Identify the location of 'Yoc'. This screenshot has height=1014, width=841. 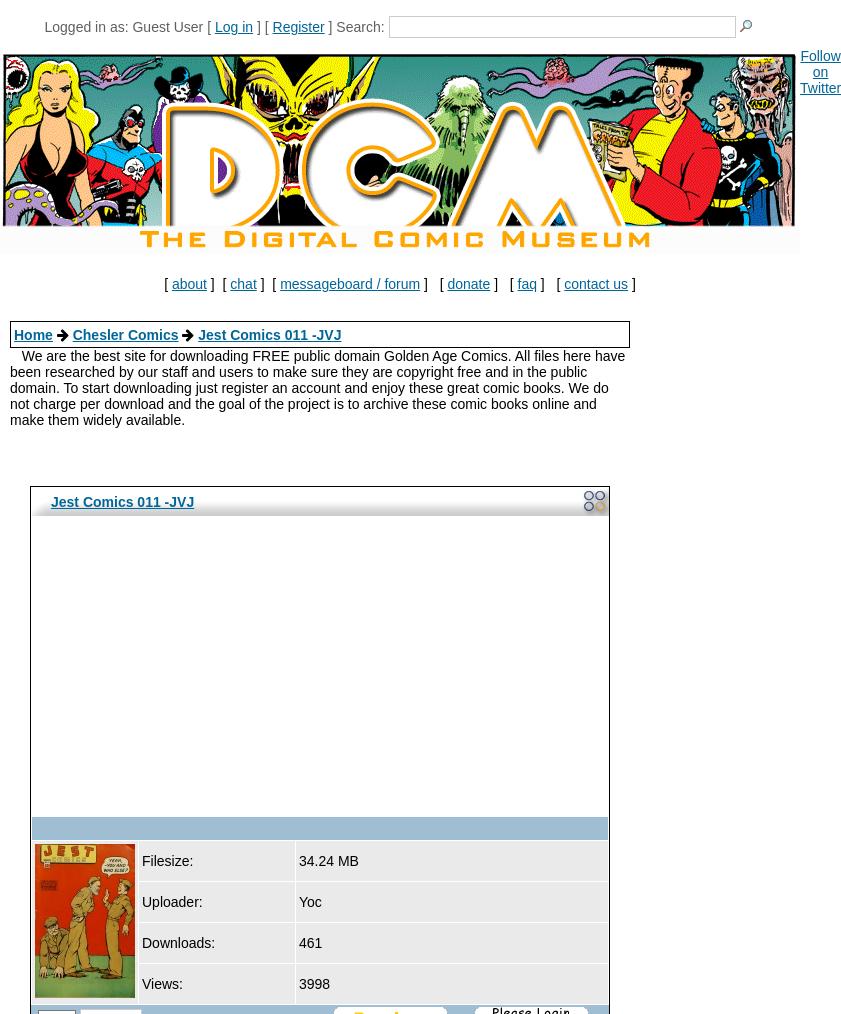
(308, 900).